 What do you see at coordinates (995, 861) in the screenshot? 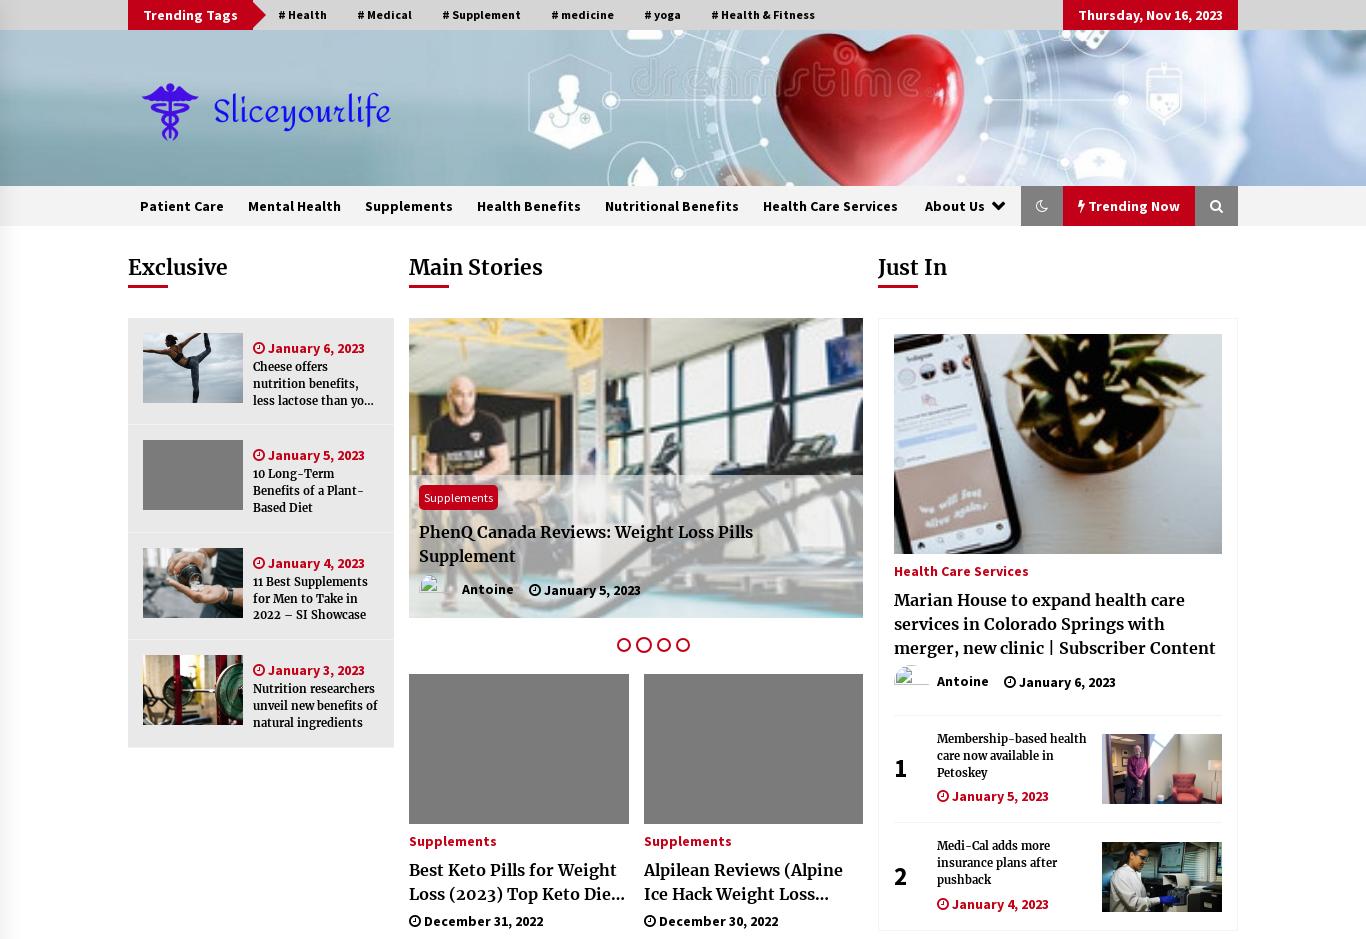
I see `'Medi-Cal adds more insurance plans after pushback'` at bounding box center [995, 861].